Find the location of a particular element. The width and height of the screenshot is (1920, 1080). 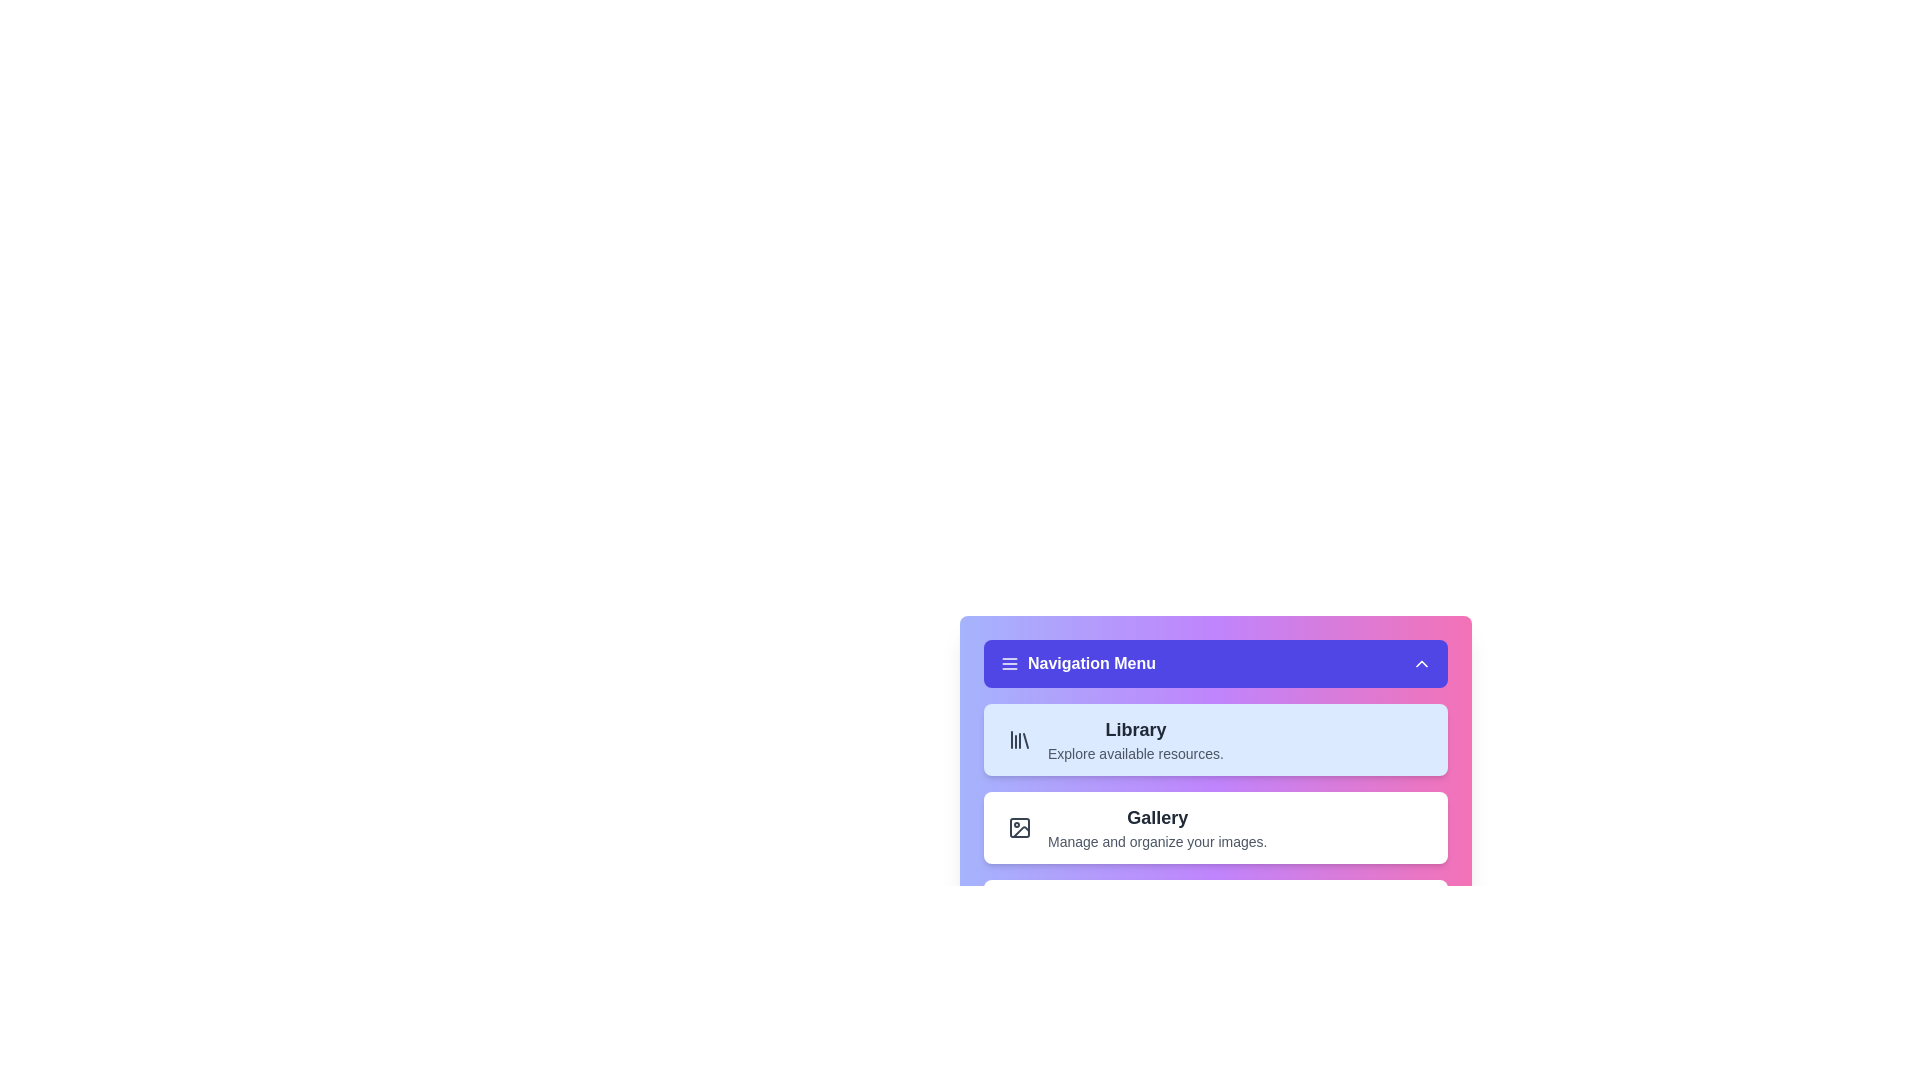

the menu option Library by clicking on it is located at coordinates (1214, 740).